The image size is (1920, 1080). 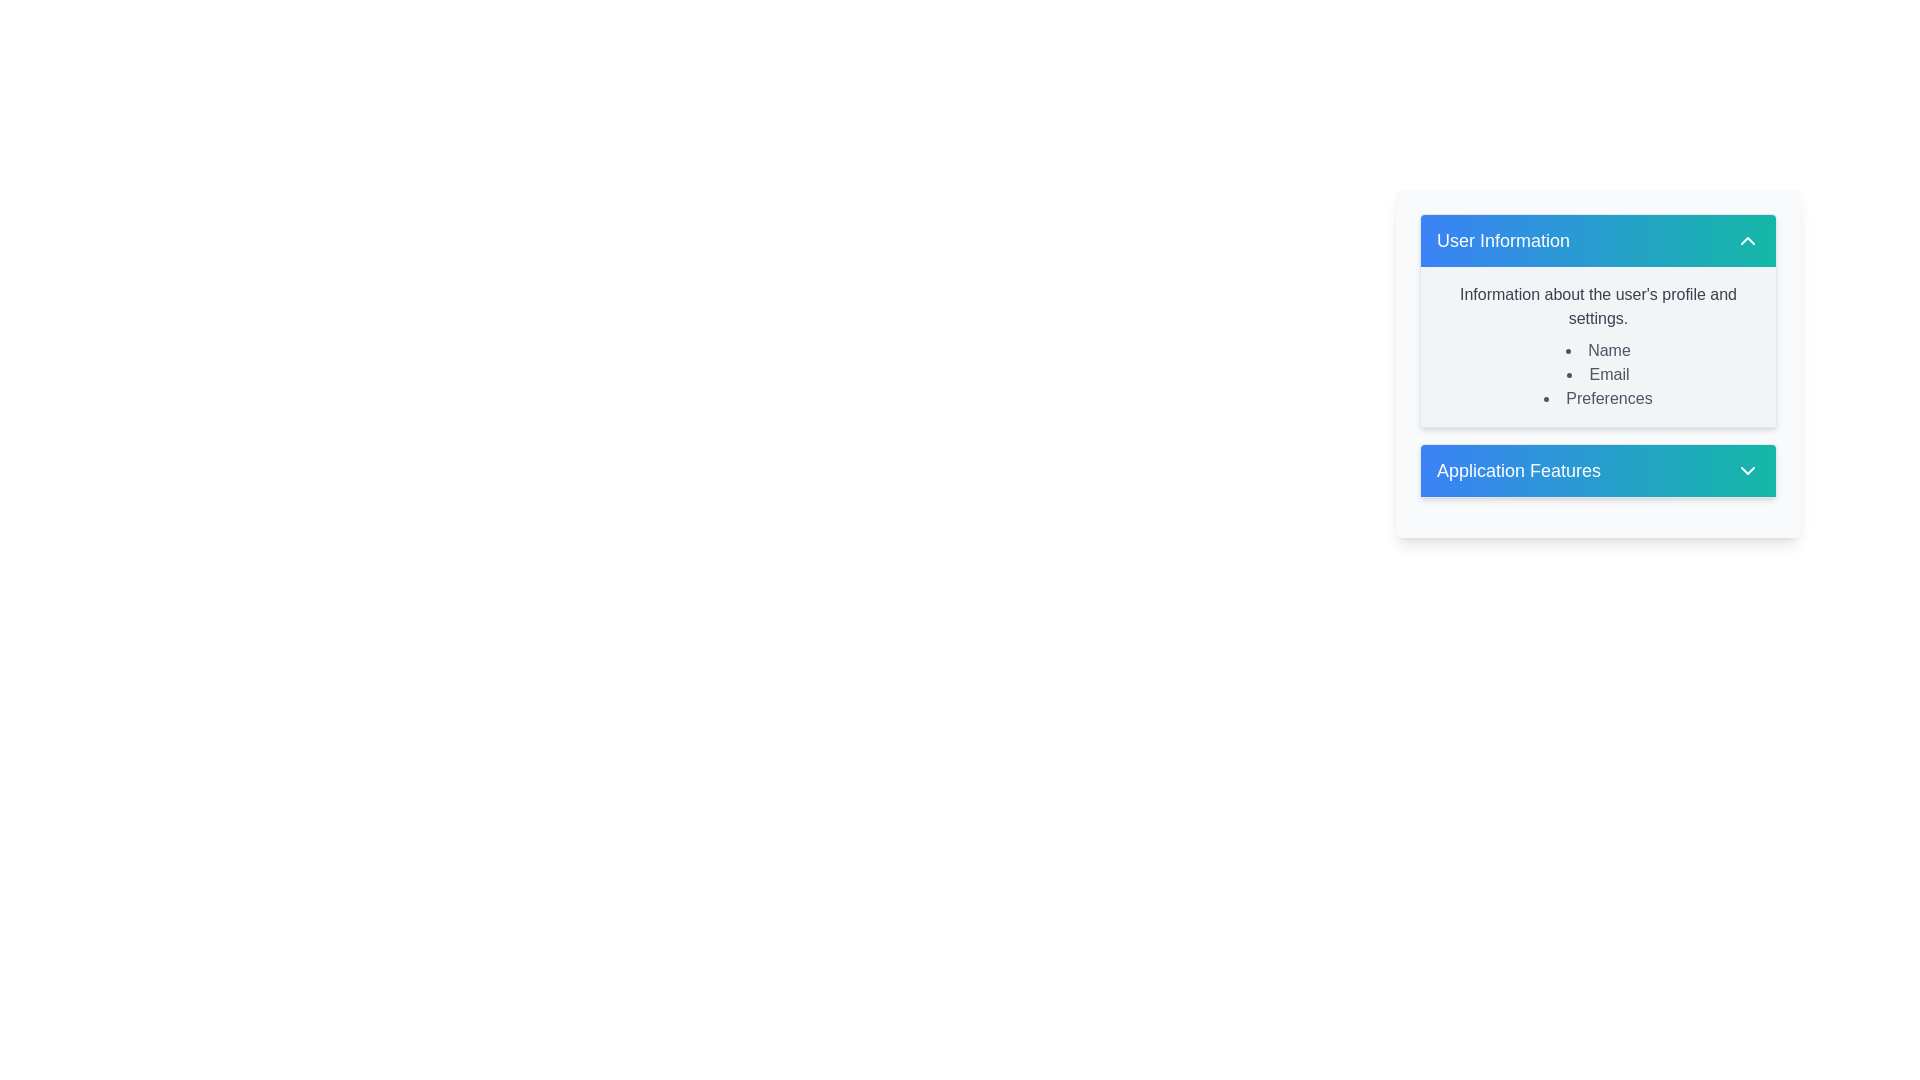 What do you see at coordinates (1519, 470) in the screenshot?
I see `the 'Application Features' label that displays white text on a blue to teal gradient background by moving the cursor to its center point` at bounding box center [1519, 470].